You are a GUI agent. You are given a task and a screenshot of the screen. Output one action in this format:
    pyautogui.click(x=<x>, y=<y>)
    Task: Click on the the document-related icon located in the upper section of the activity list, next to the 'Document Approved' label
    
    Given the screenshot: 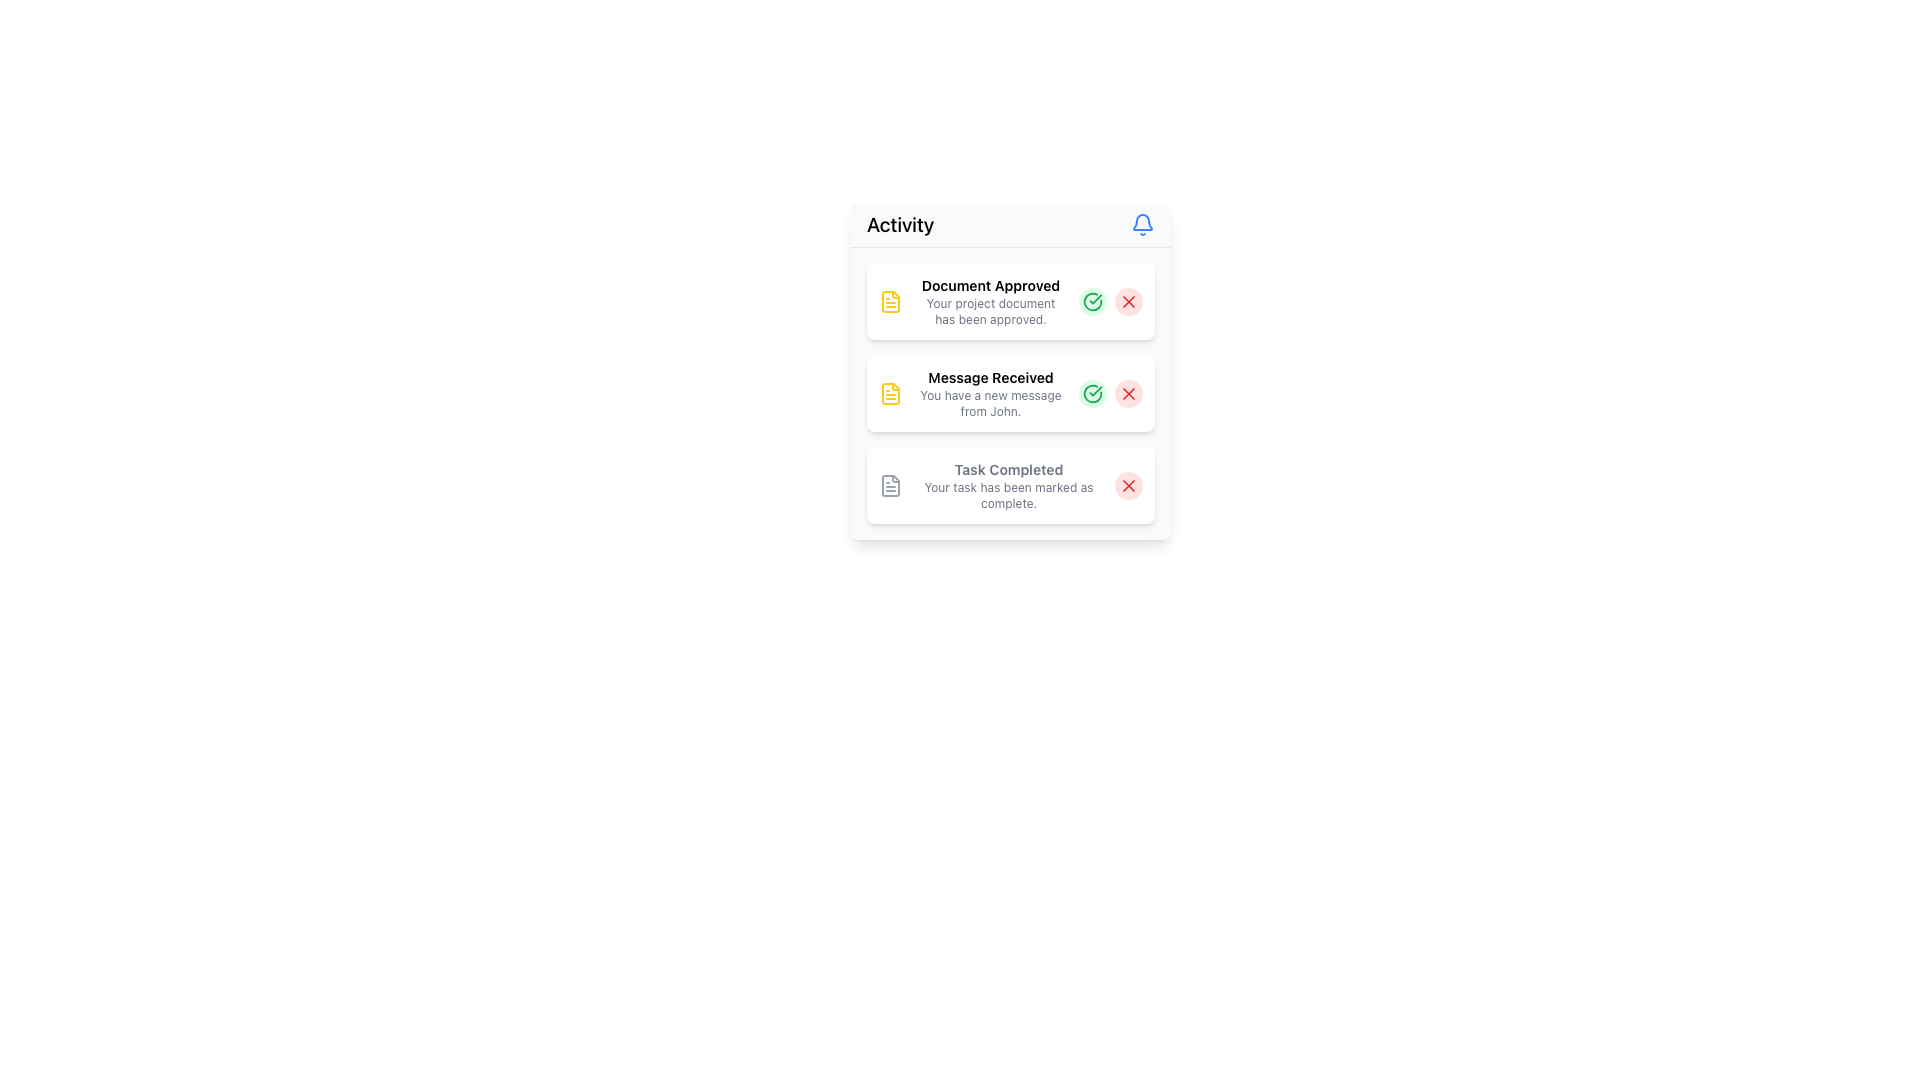 What is the action you would take?
    pyautogui.click(x=890, y=301)
    